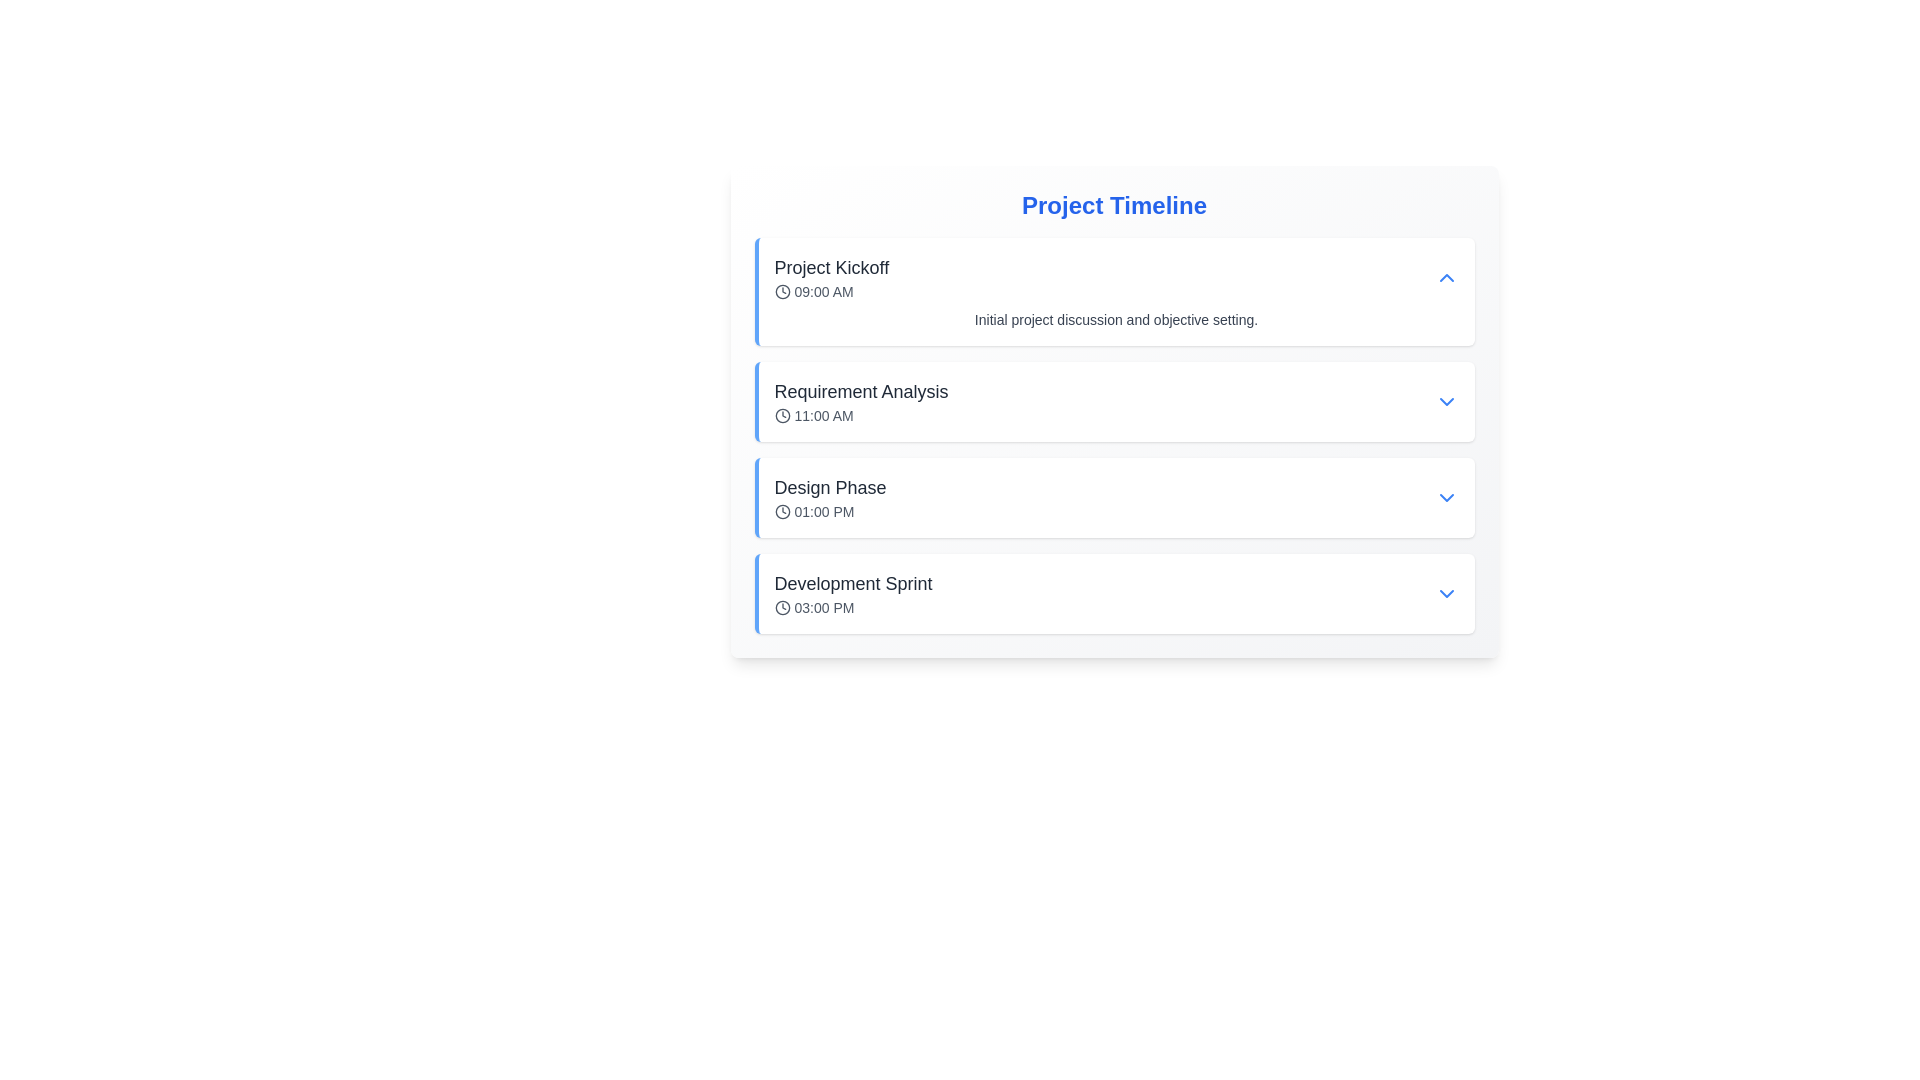  Describe the element at coordinates (830, 488) in the screenshot. I see `the text label displaying 'Design Phase' in a bold font, which is visually distinct as a section title and centrally aligned with other timeline entries` at that location.